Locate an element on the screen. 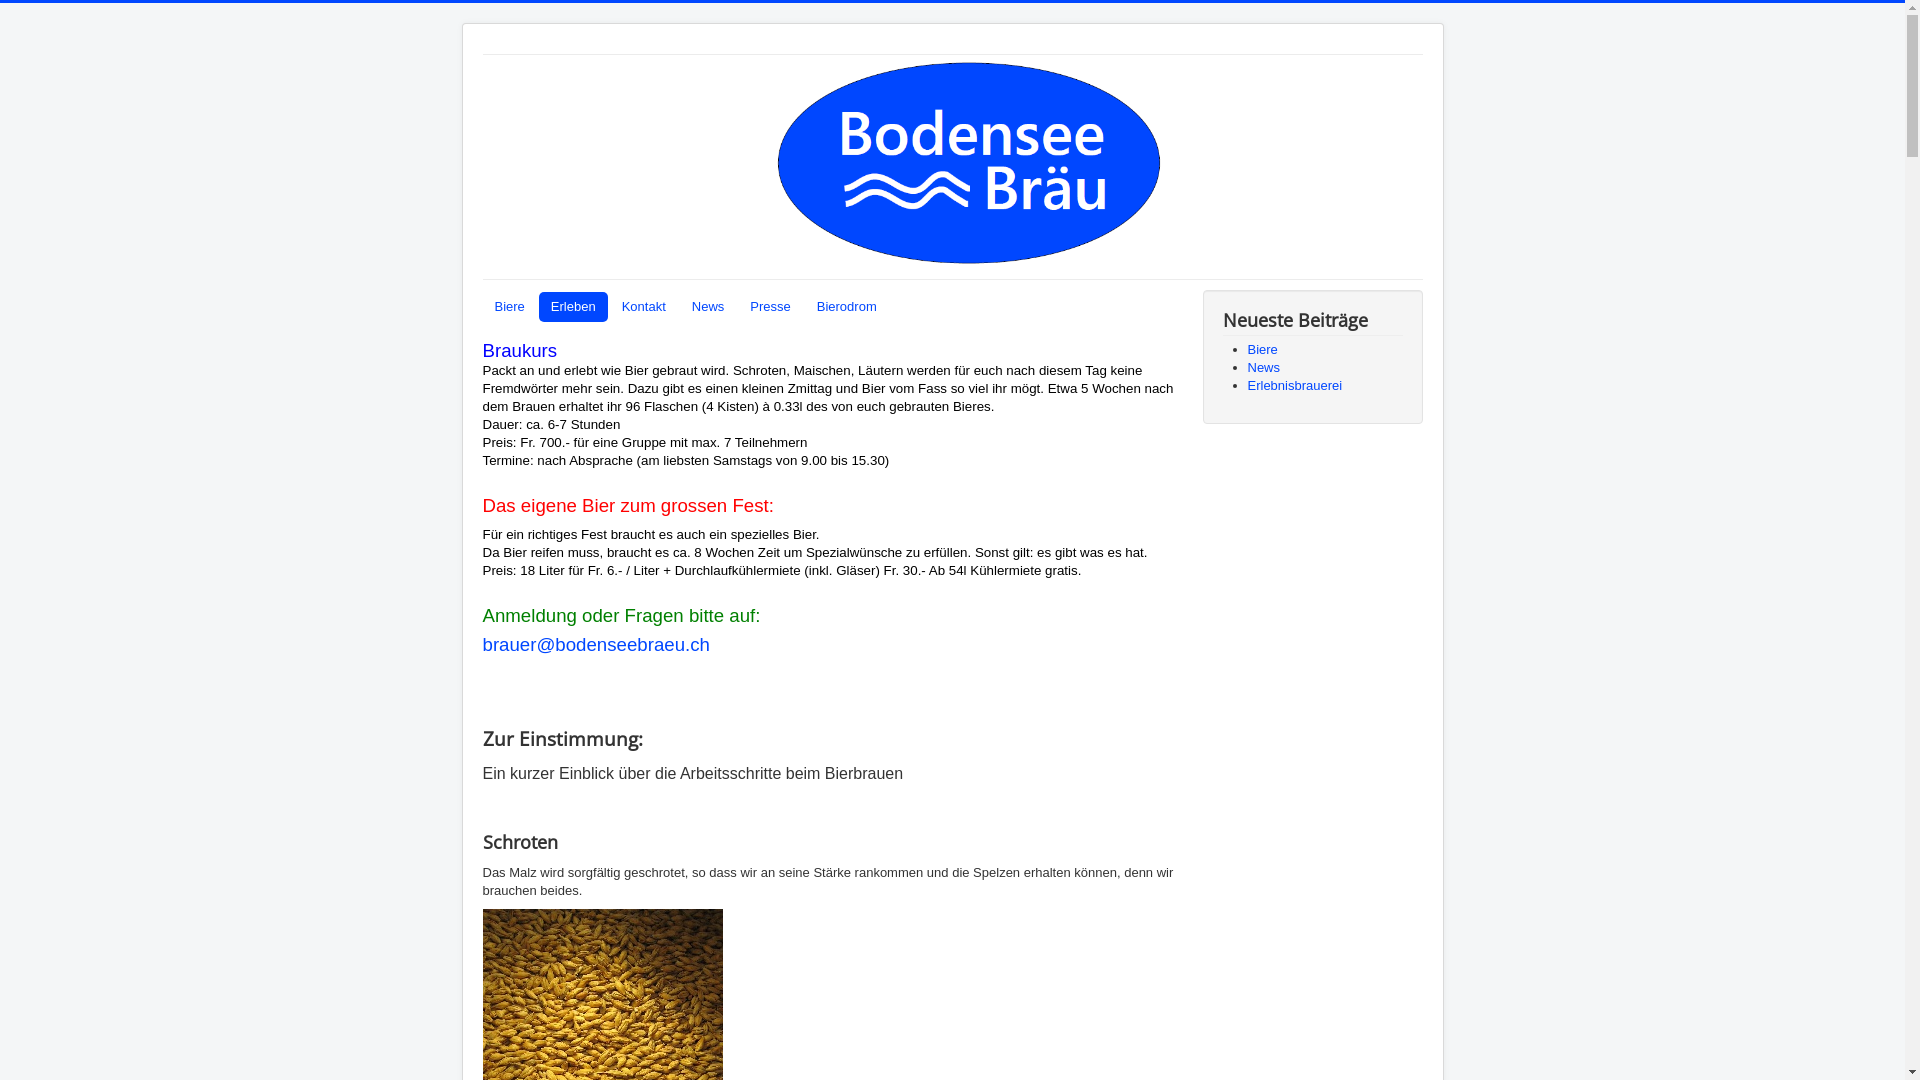  'Biere' is located at coordinates (508, 307).